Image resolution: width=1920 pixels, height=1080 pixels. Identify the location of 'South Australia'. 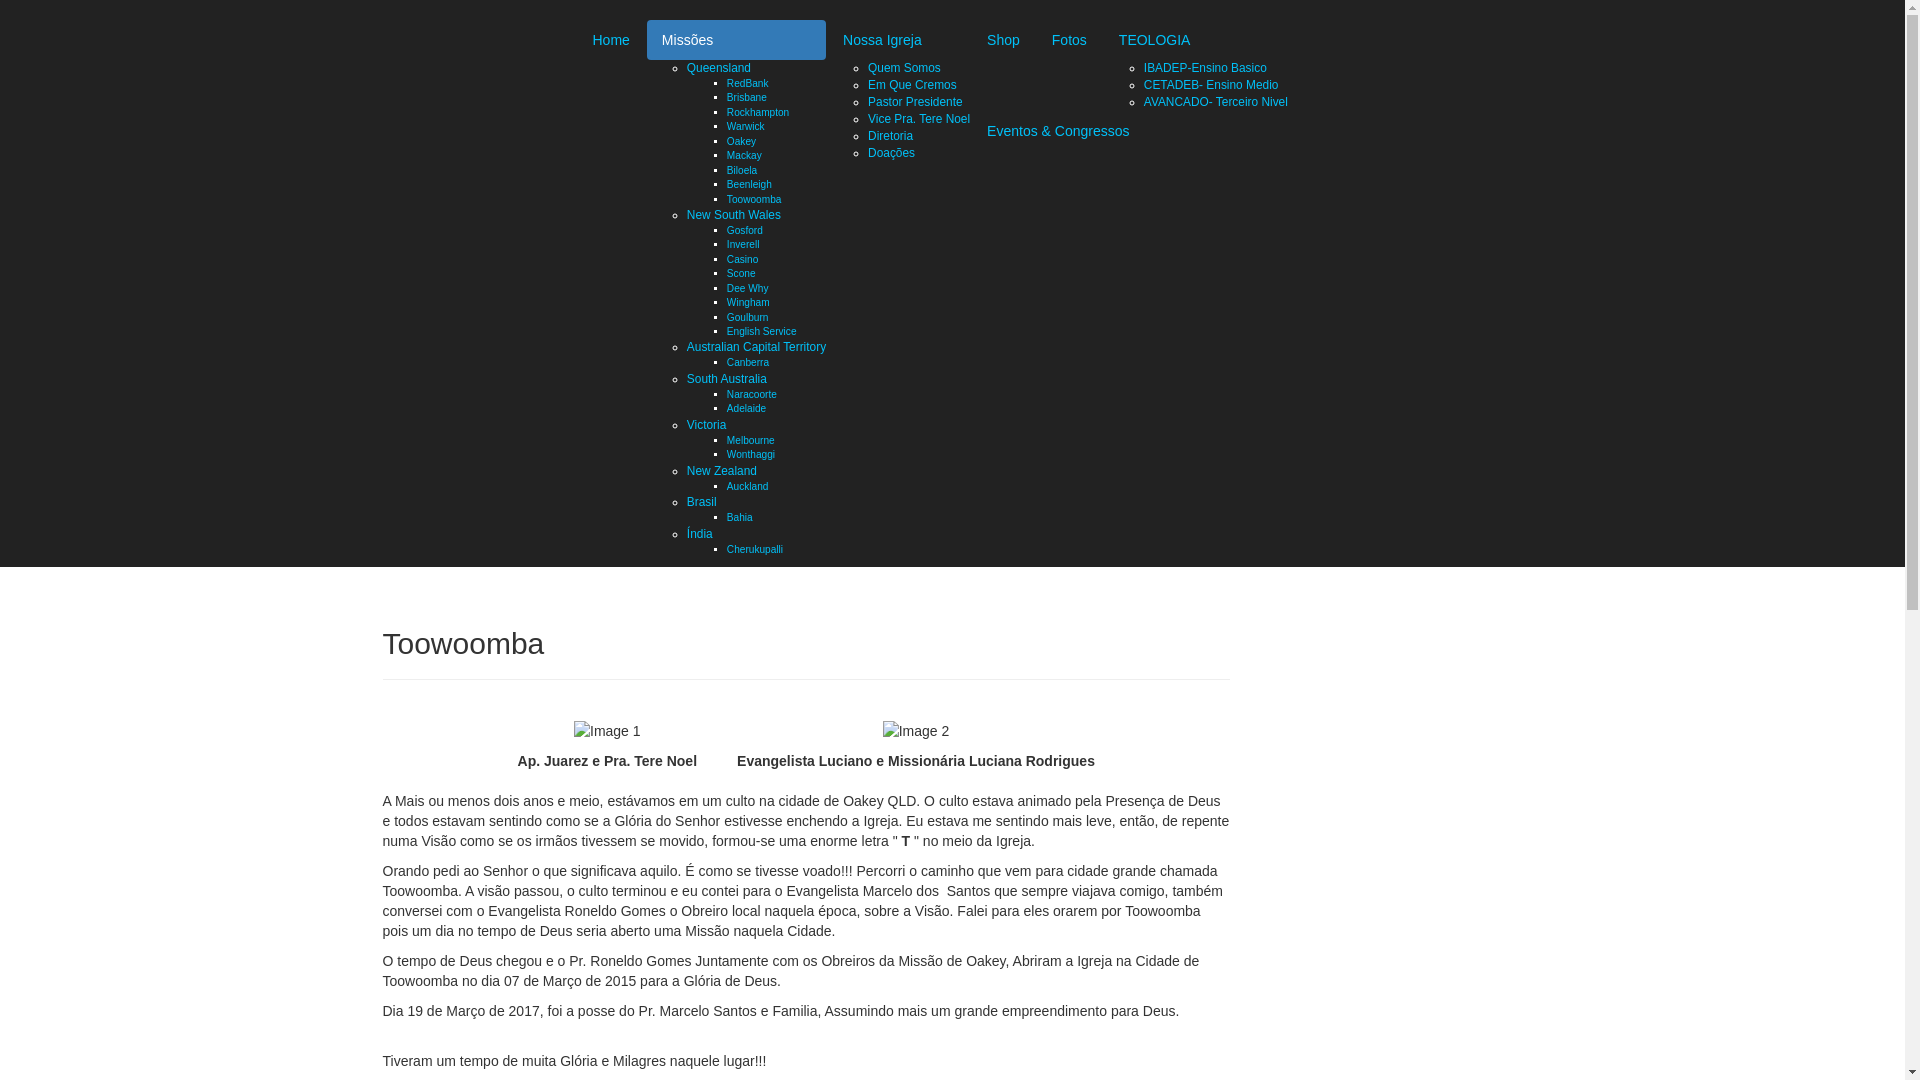
(725, 378).